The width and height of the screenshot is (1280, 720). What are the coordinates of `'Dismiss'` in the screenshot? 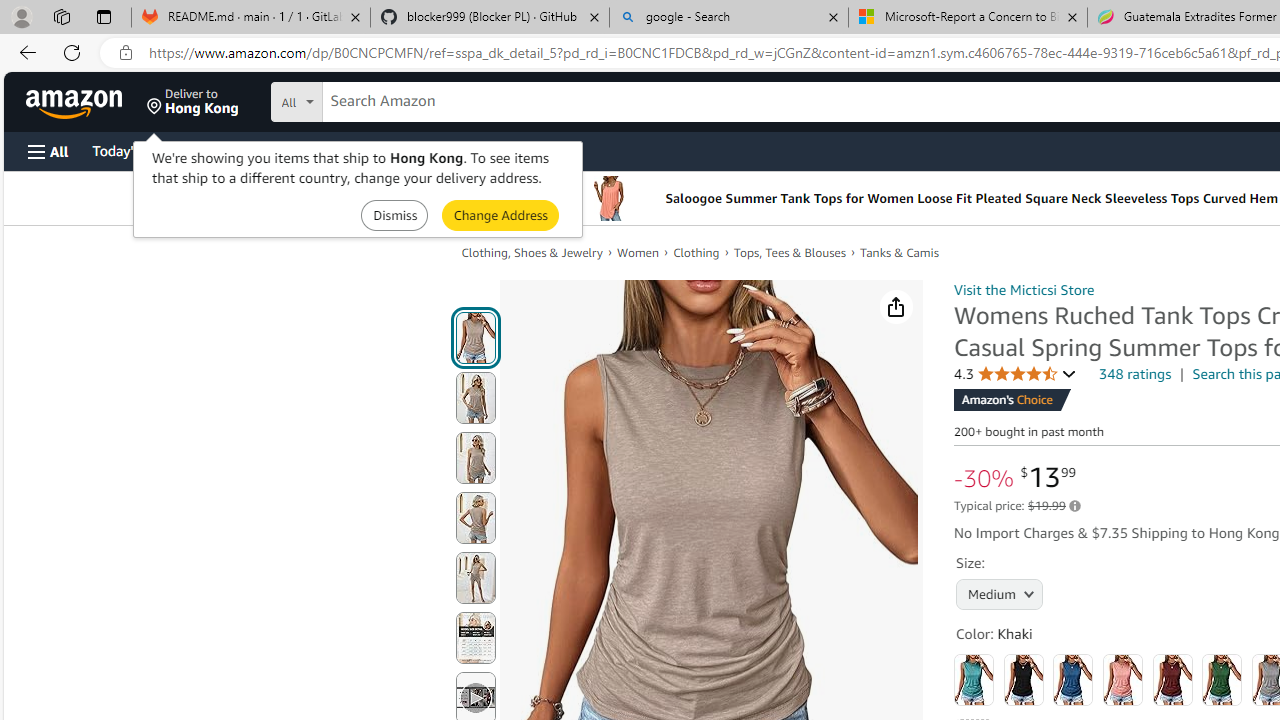 It's located at (394, 215).